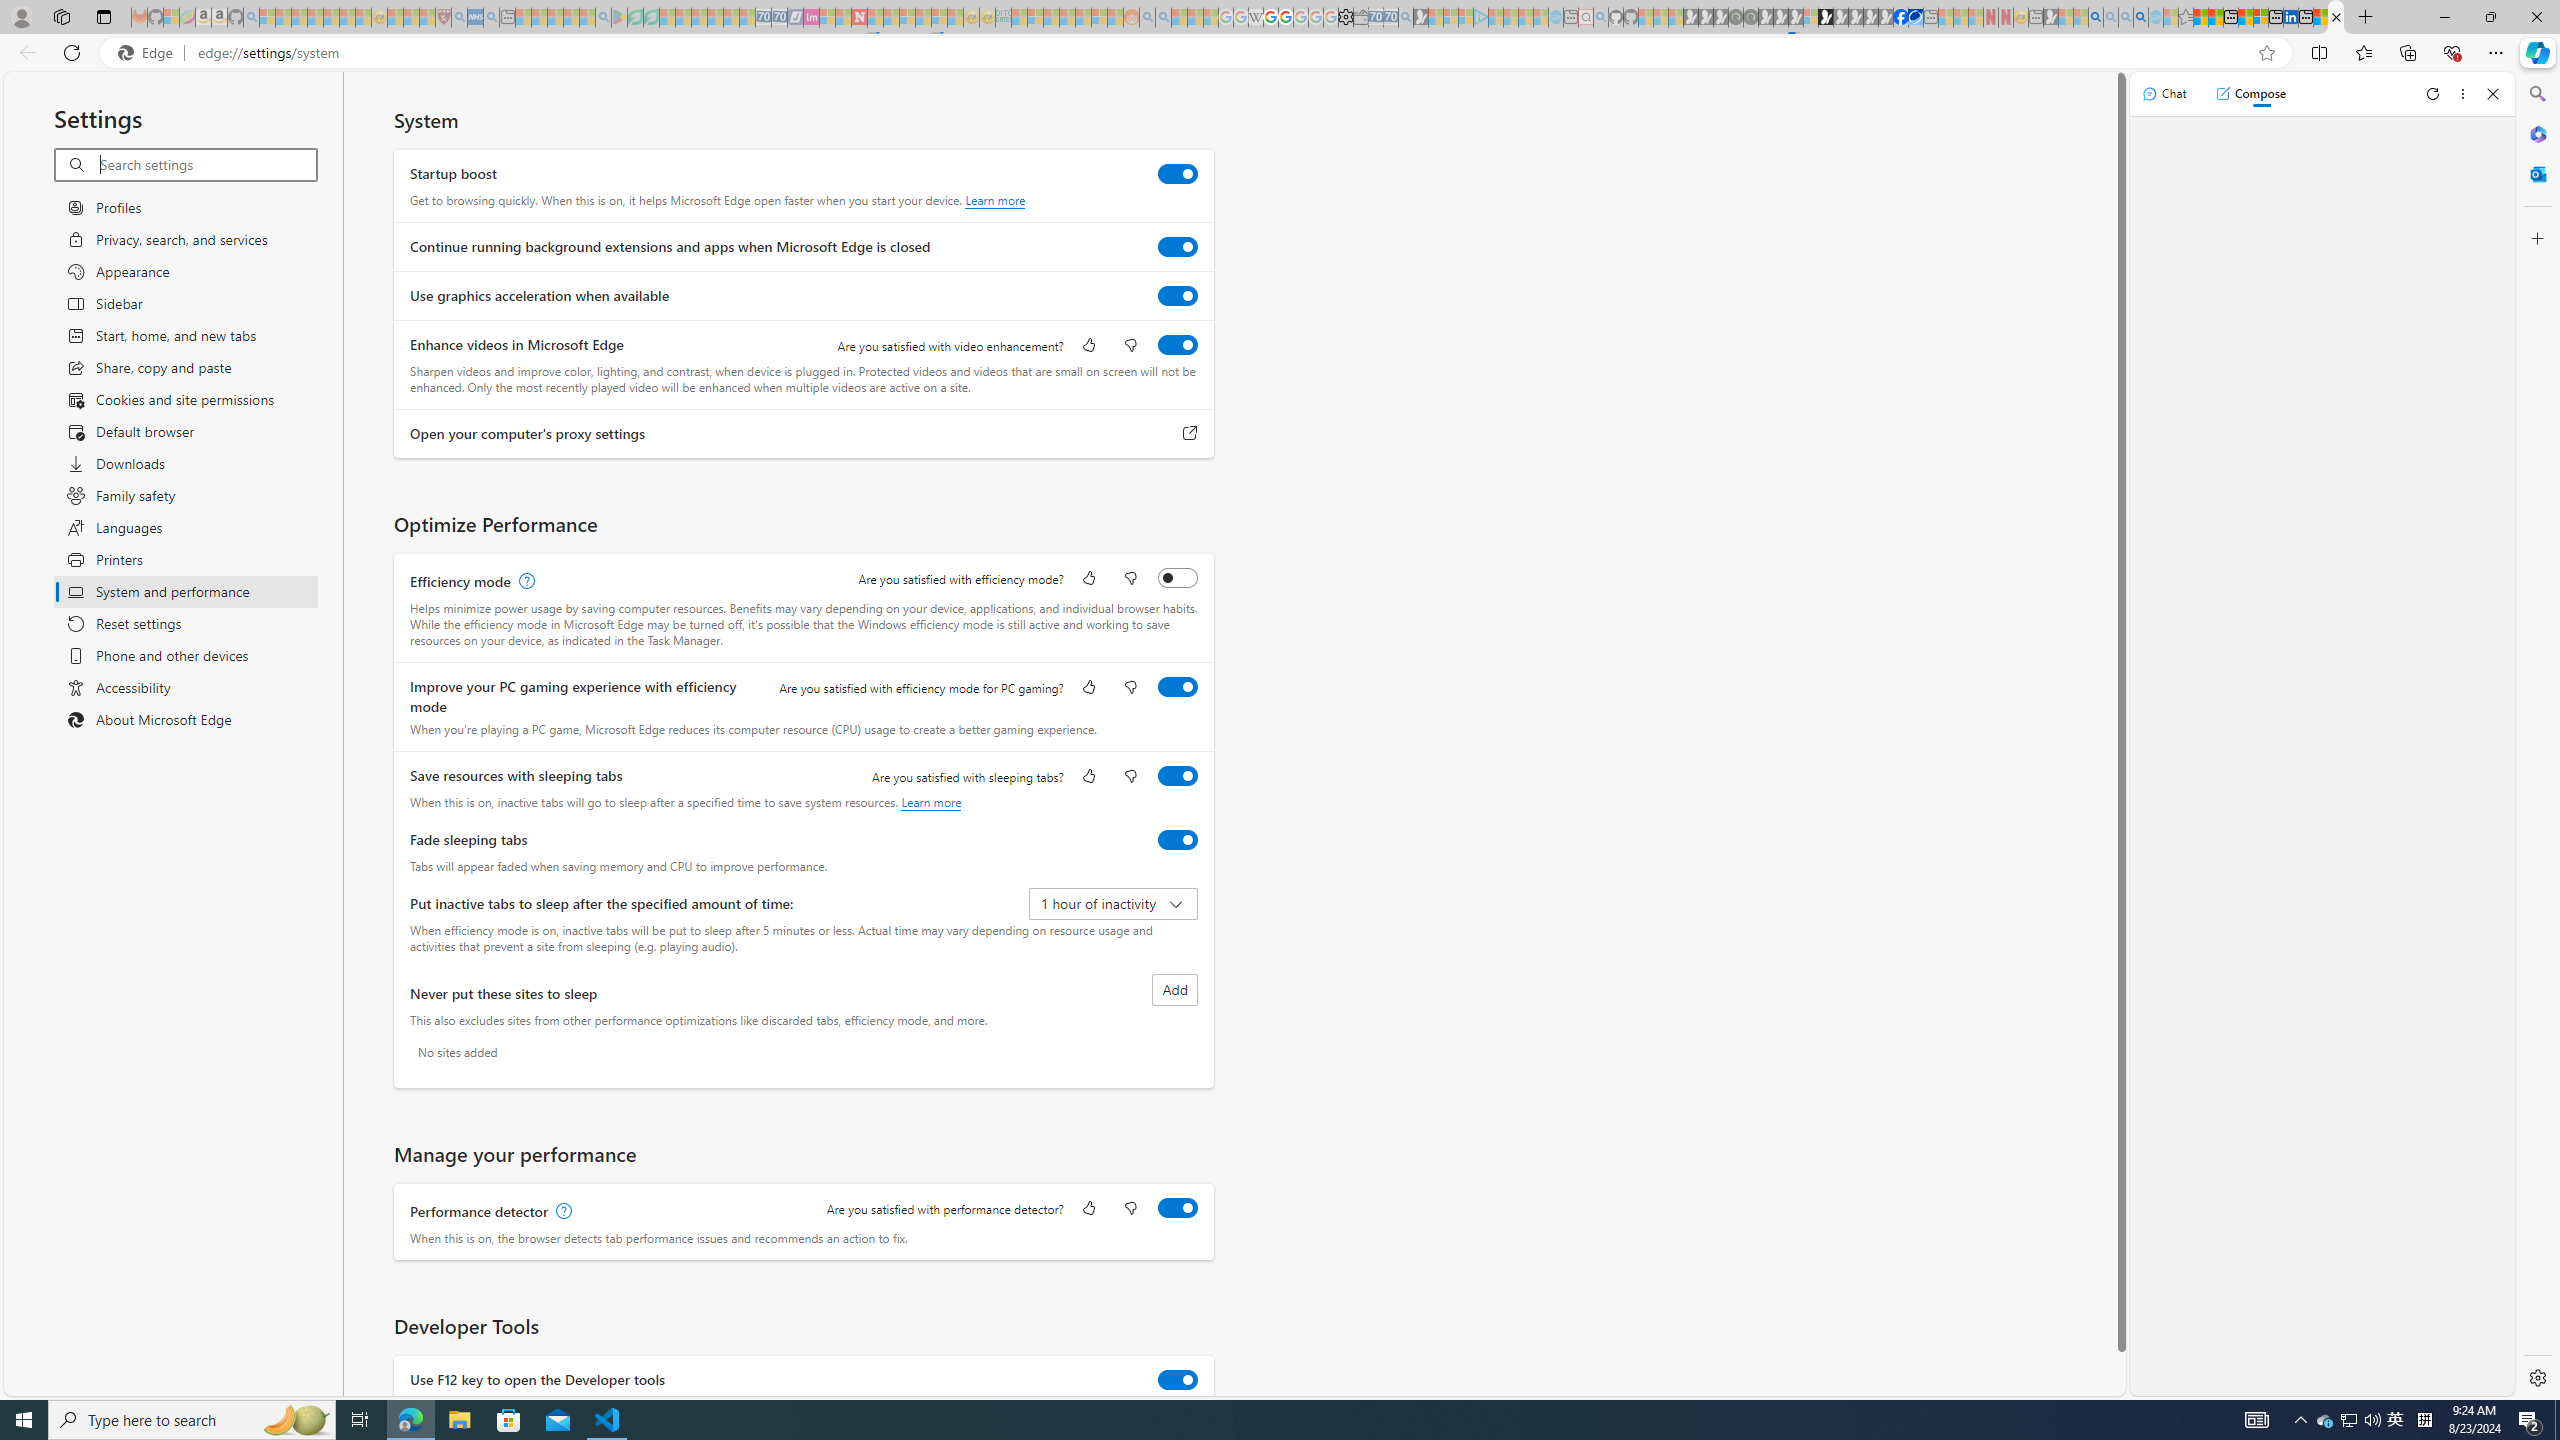 The image size is (2560, 1440). I want to click on 'Save resources with sleeping tabs', so click(1177, 775).